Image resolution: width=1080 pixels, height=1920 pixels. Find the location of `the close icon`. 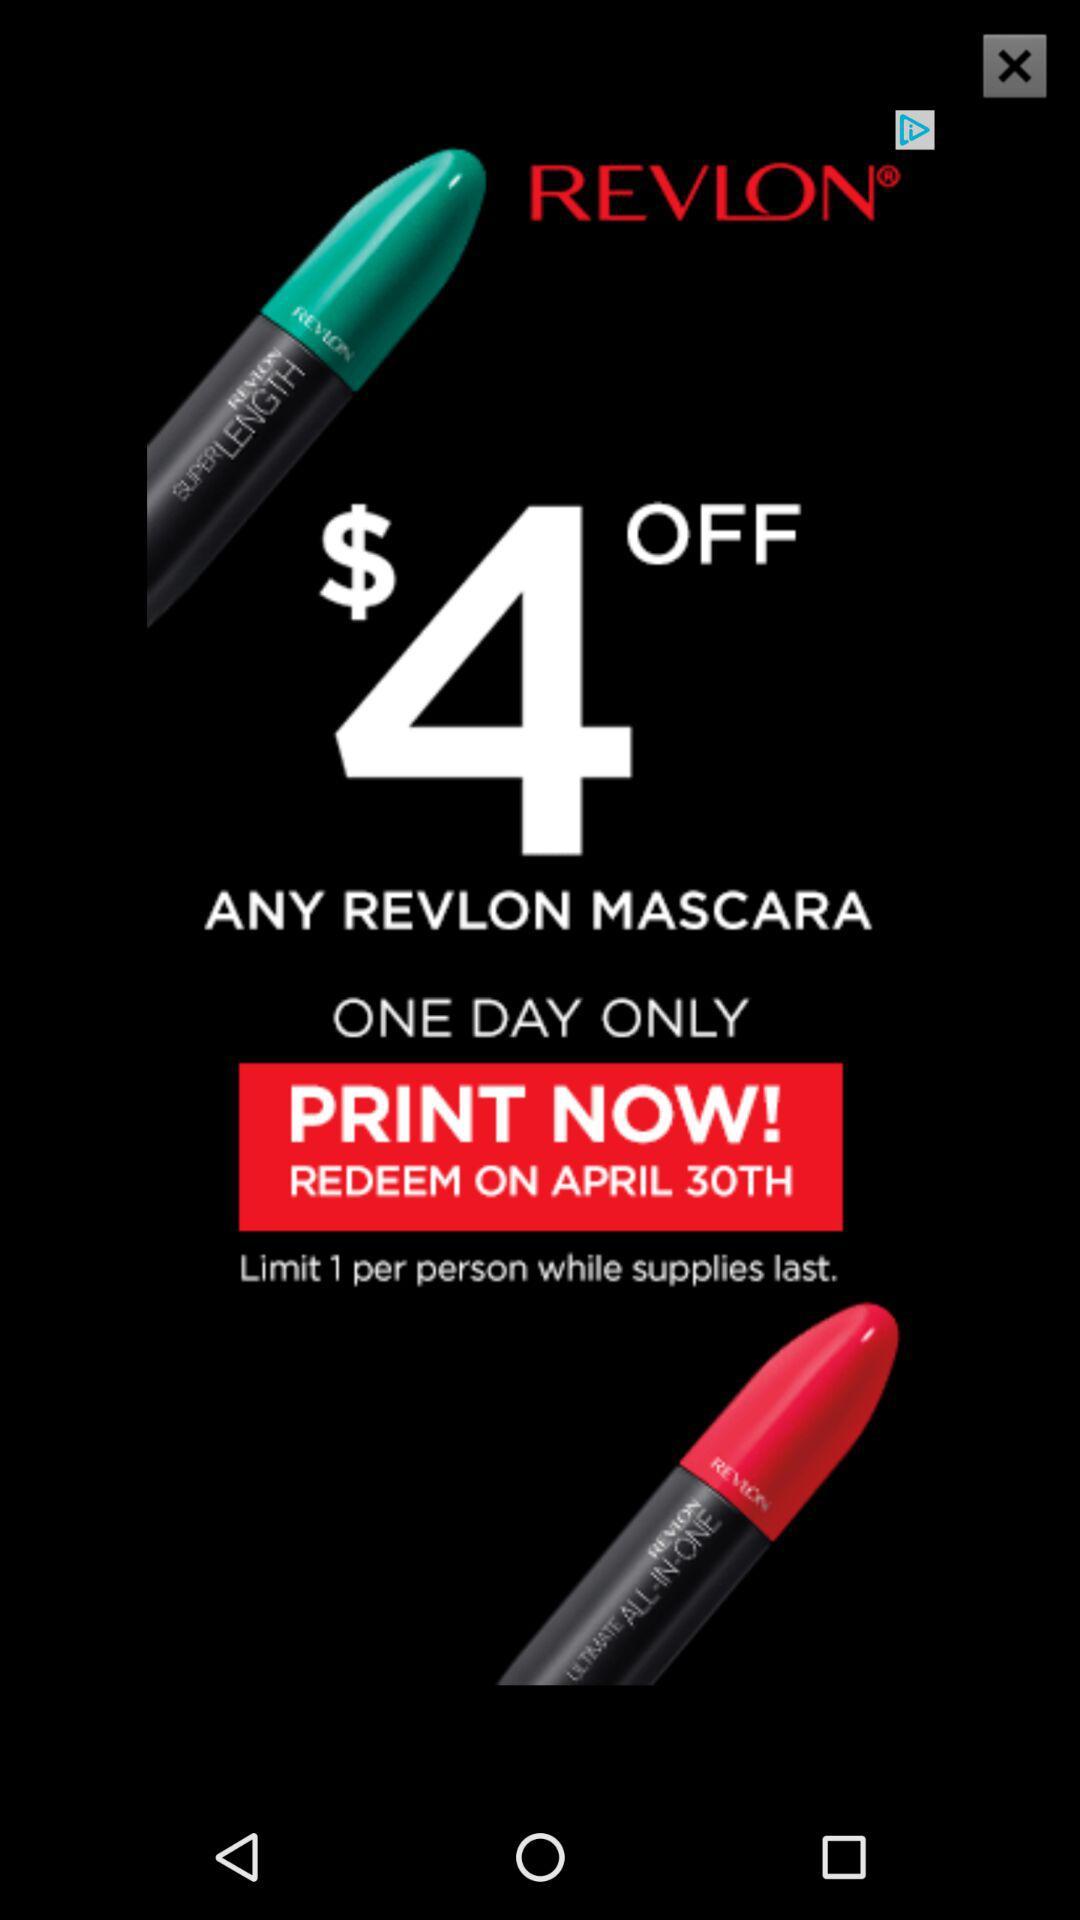

the close icon is located at coordinates (1014, 70).